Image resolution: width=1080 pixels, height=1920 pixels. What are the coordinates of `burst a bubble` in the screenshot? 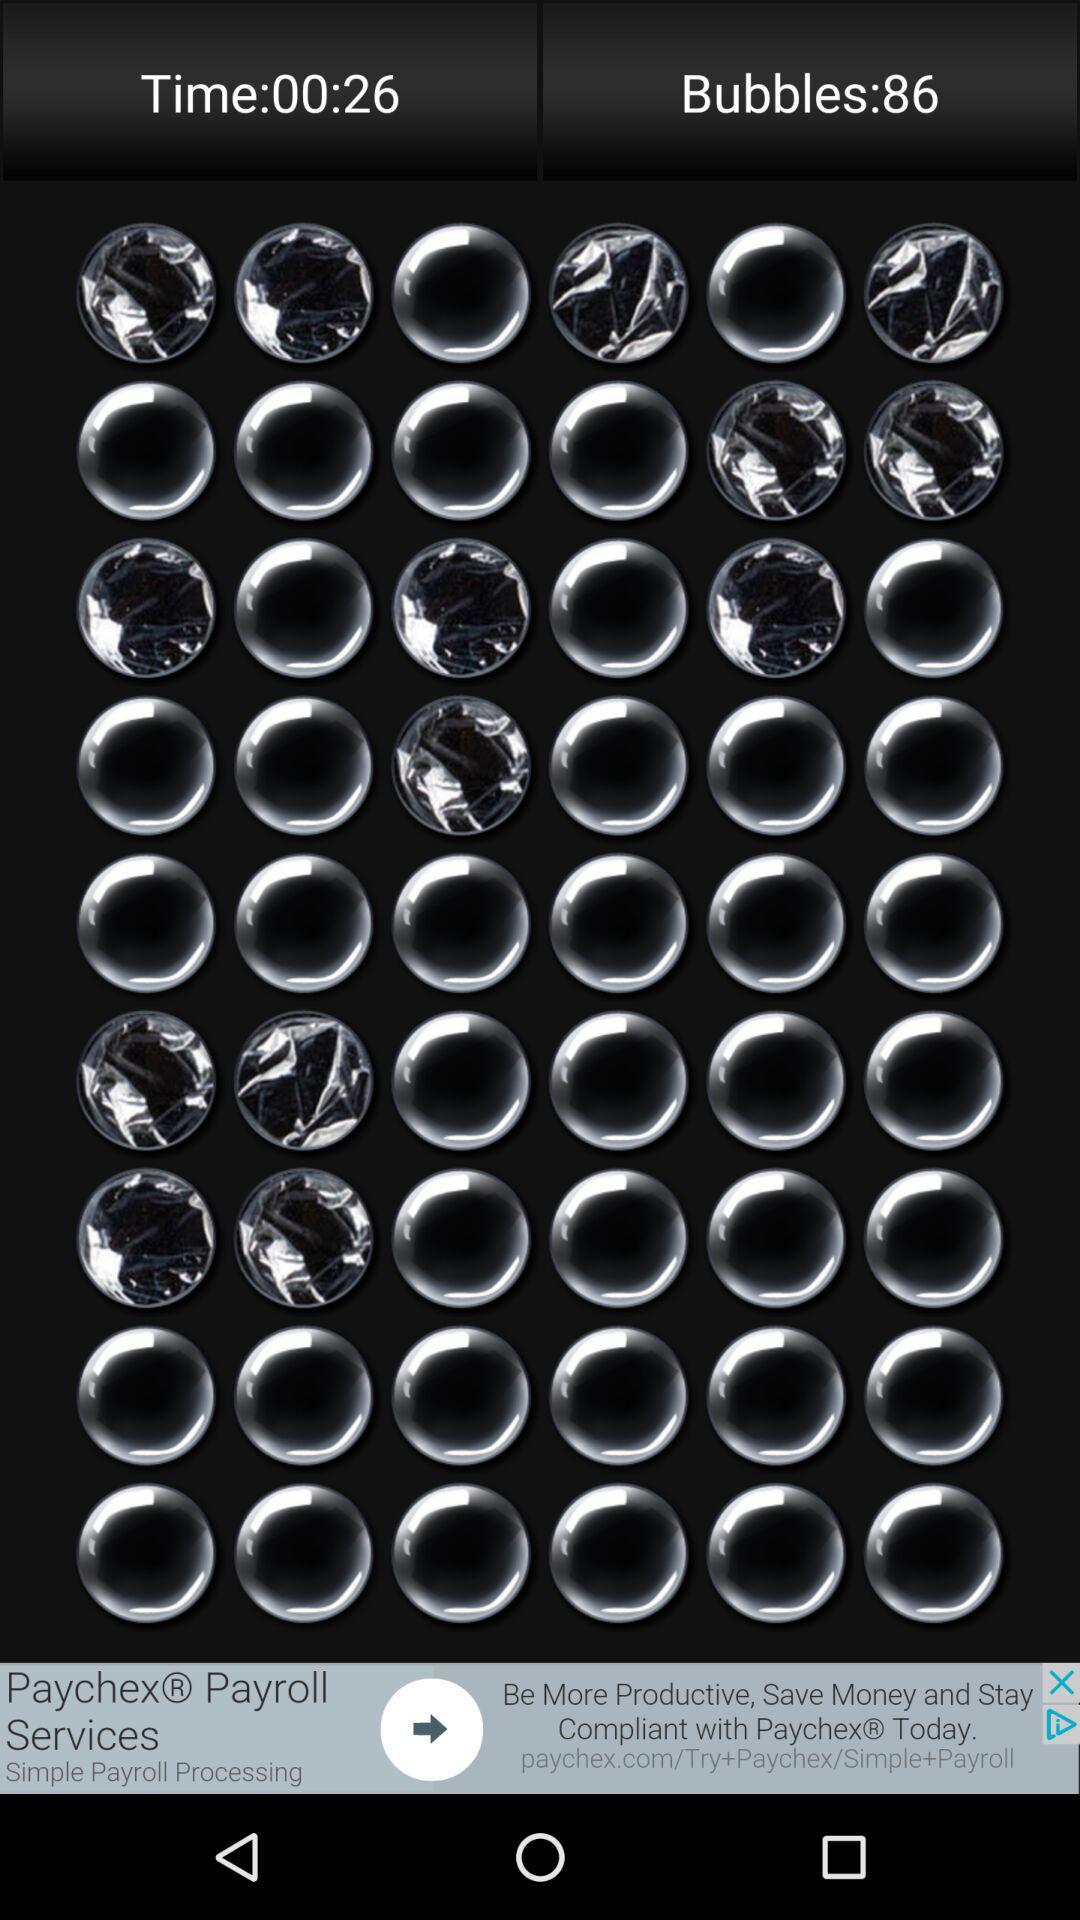 It's located at (303, 1394).